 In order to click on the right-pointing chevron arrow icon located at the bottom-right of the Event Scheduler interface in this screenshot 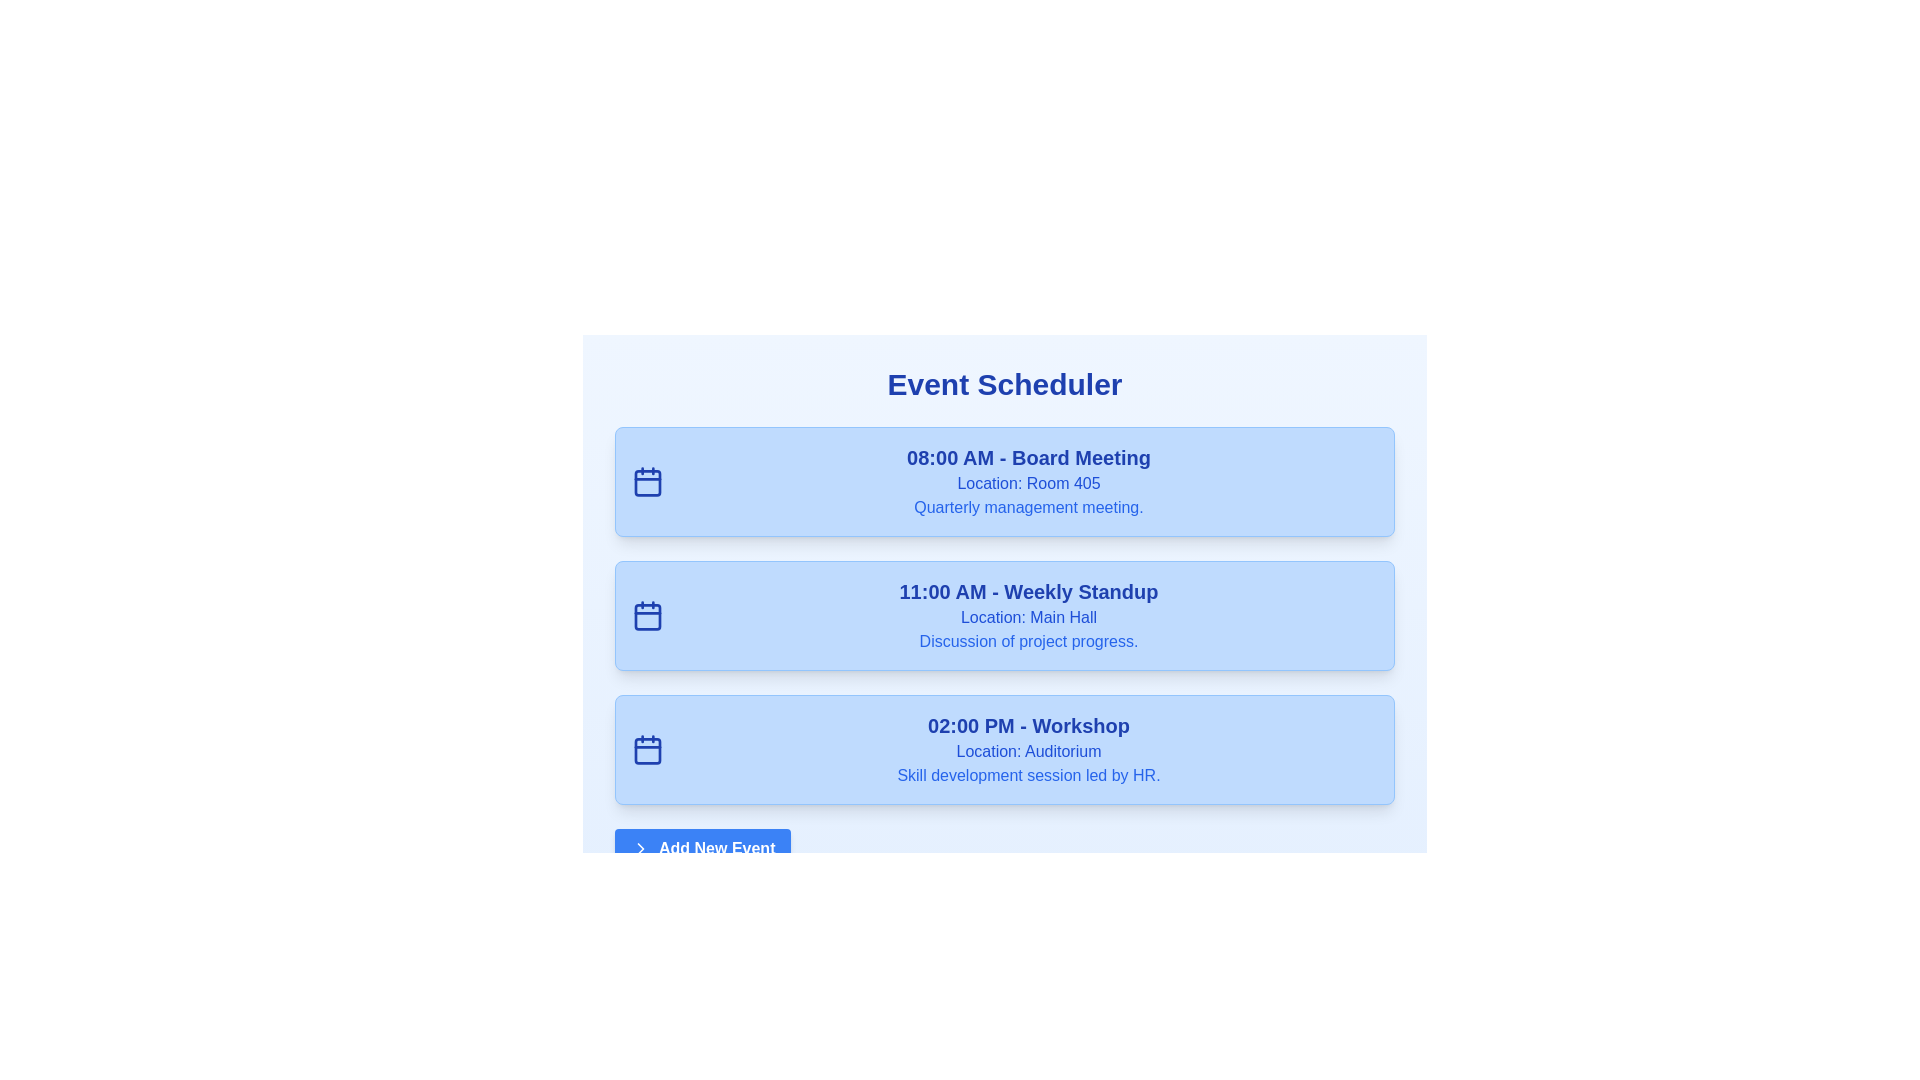, I will do `click(641, 848)`.